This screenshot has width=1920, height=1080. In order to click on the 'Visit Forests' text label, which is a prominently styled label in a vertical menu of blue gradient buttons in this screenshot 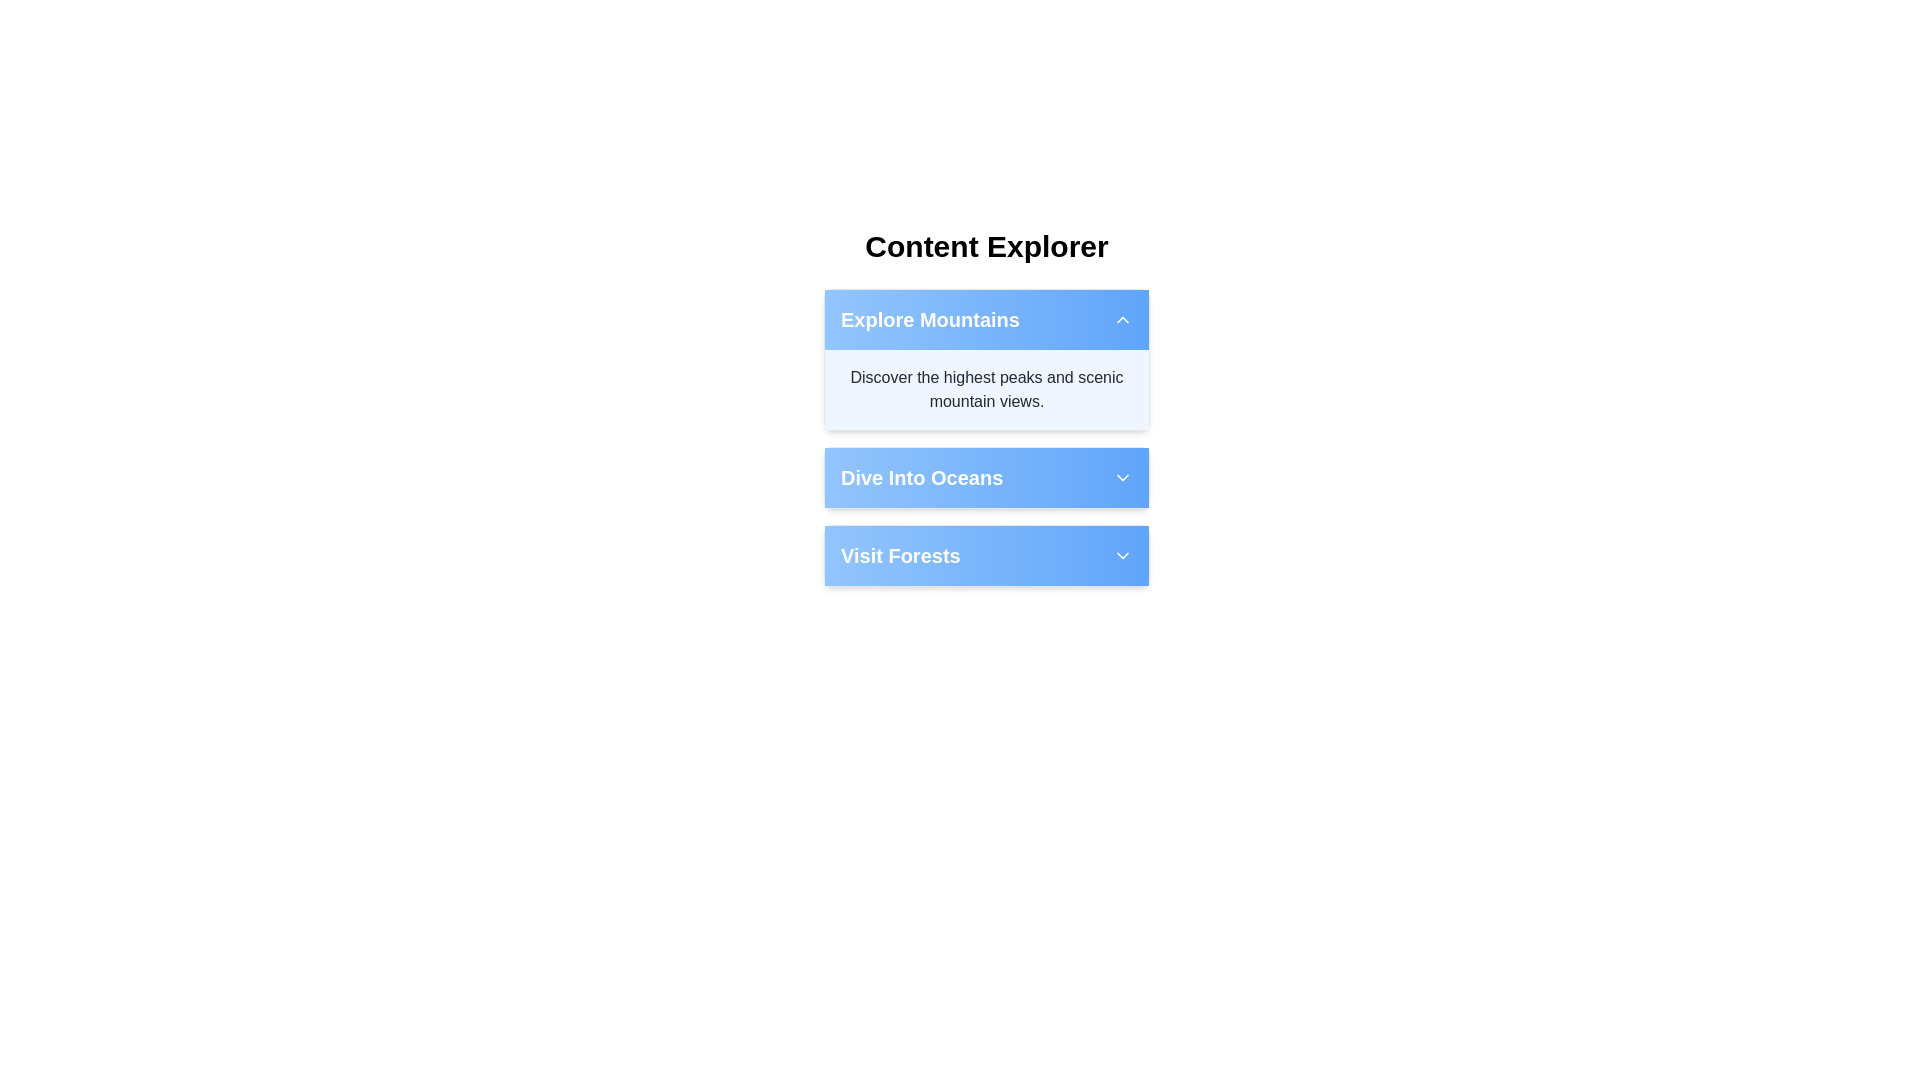, I will do `click(899, 555)`.